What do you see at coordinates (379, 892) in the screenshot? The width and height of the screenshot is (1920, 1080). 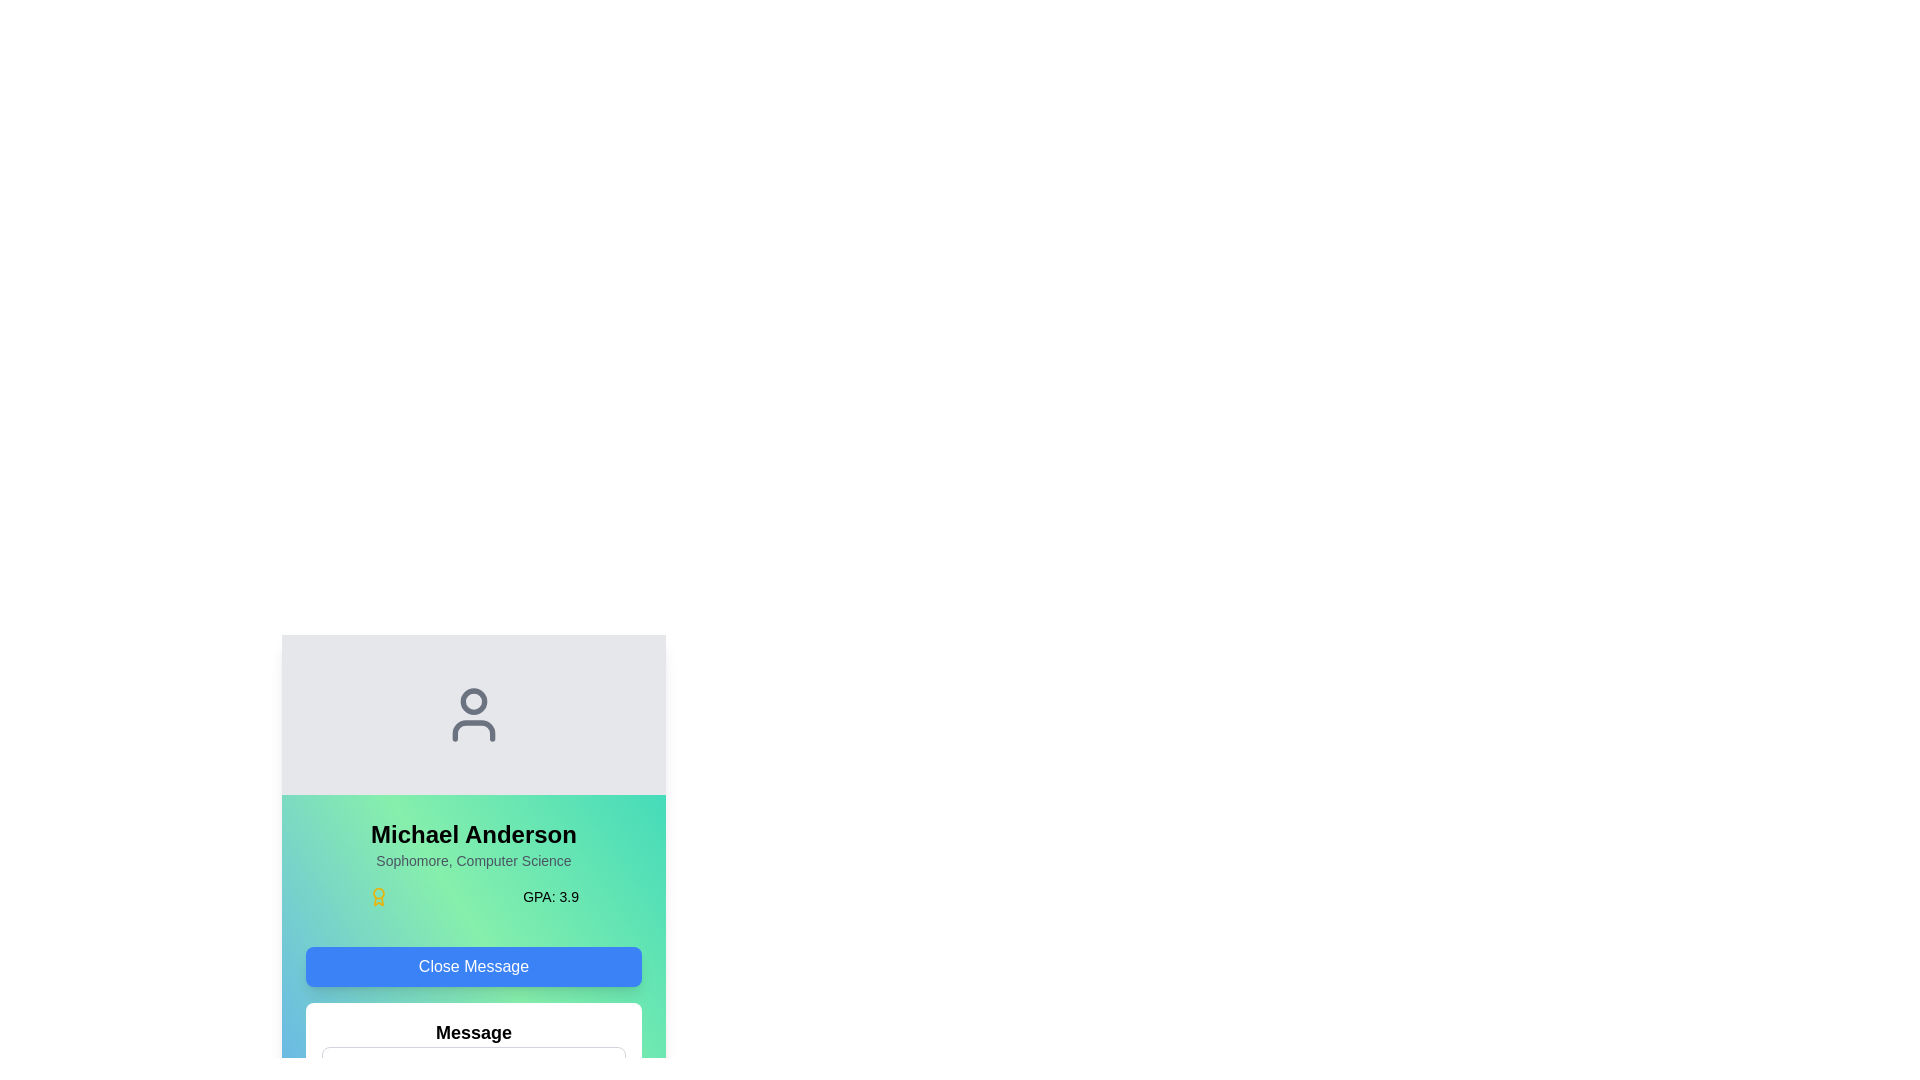 I see `the circular SVG graphic element with a yellow stroke located inside the profile icon to the left of the text 'Michael Anderson'` at bounding box center [379, 892].